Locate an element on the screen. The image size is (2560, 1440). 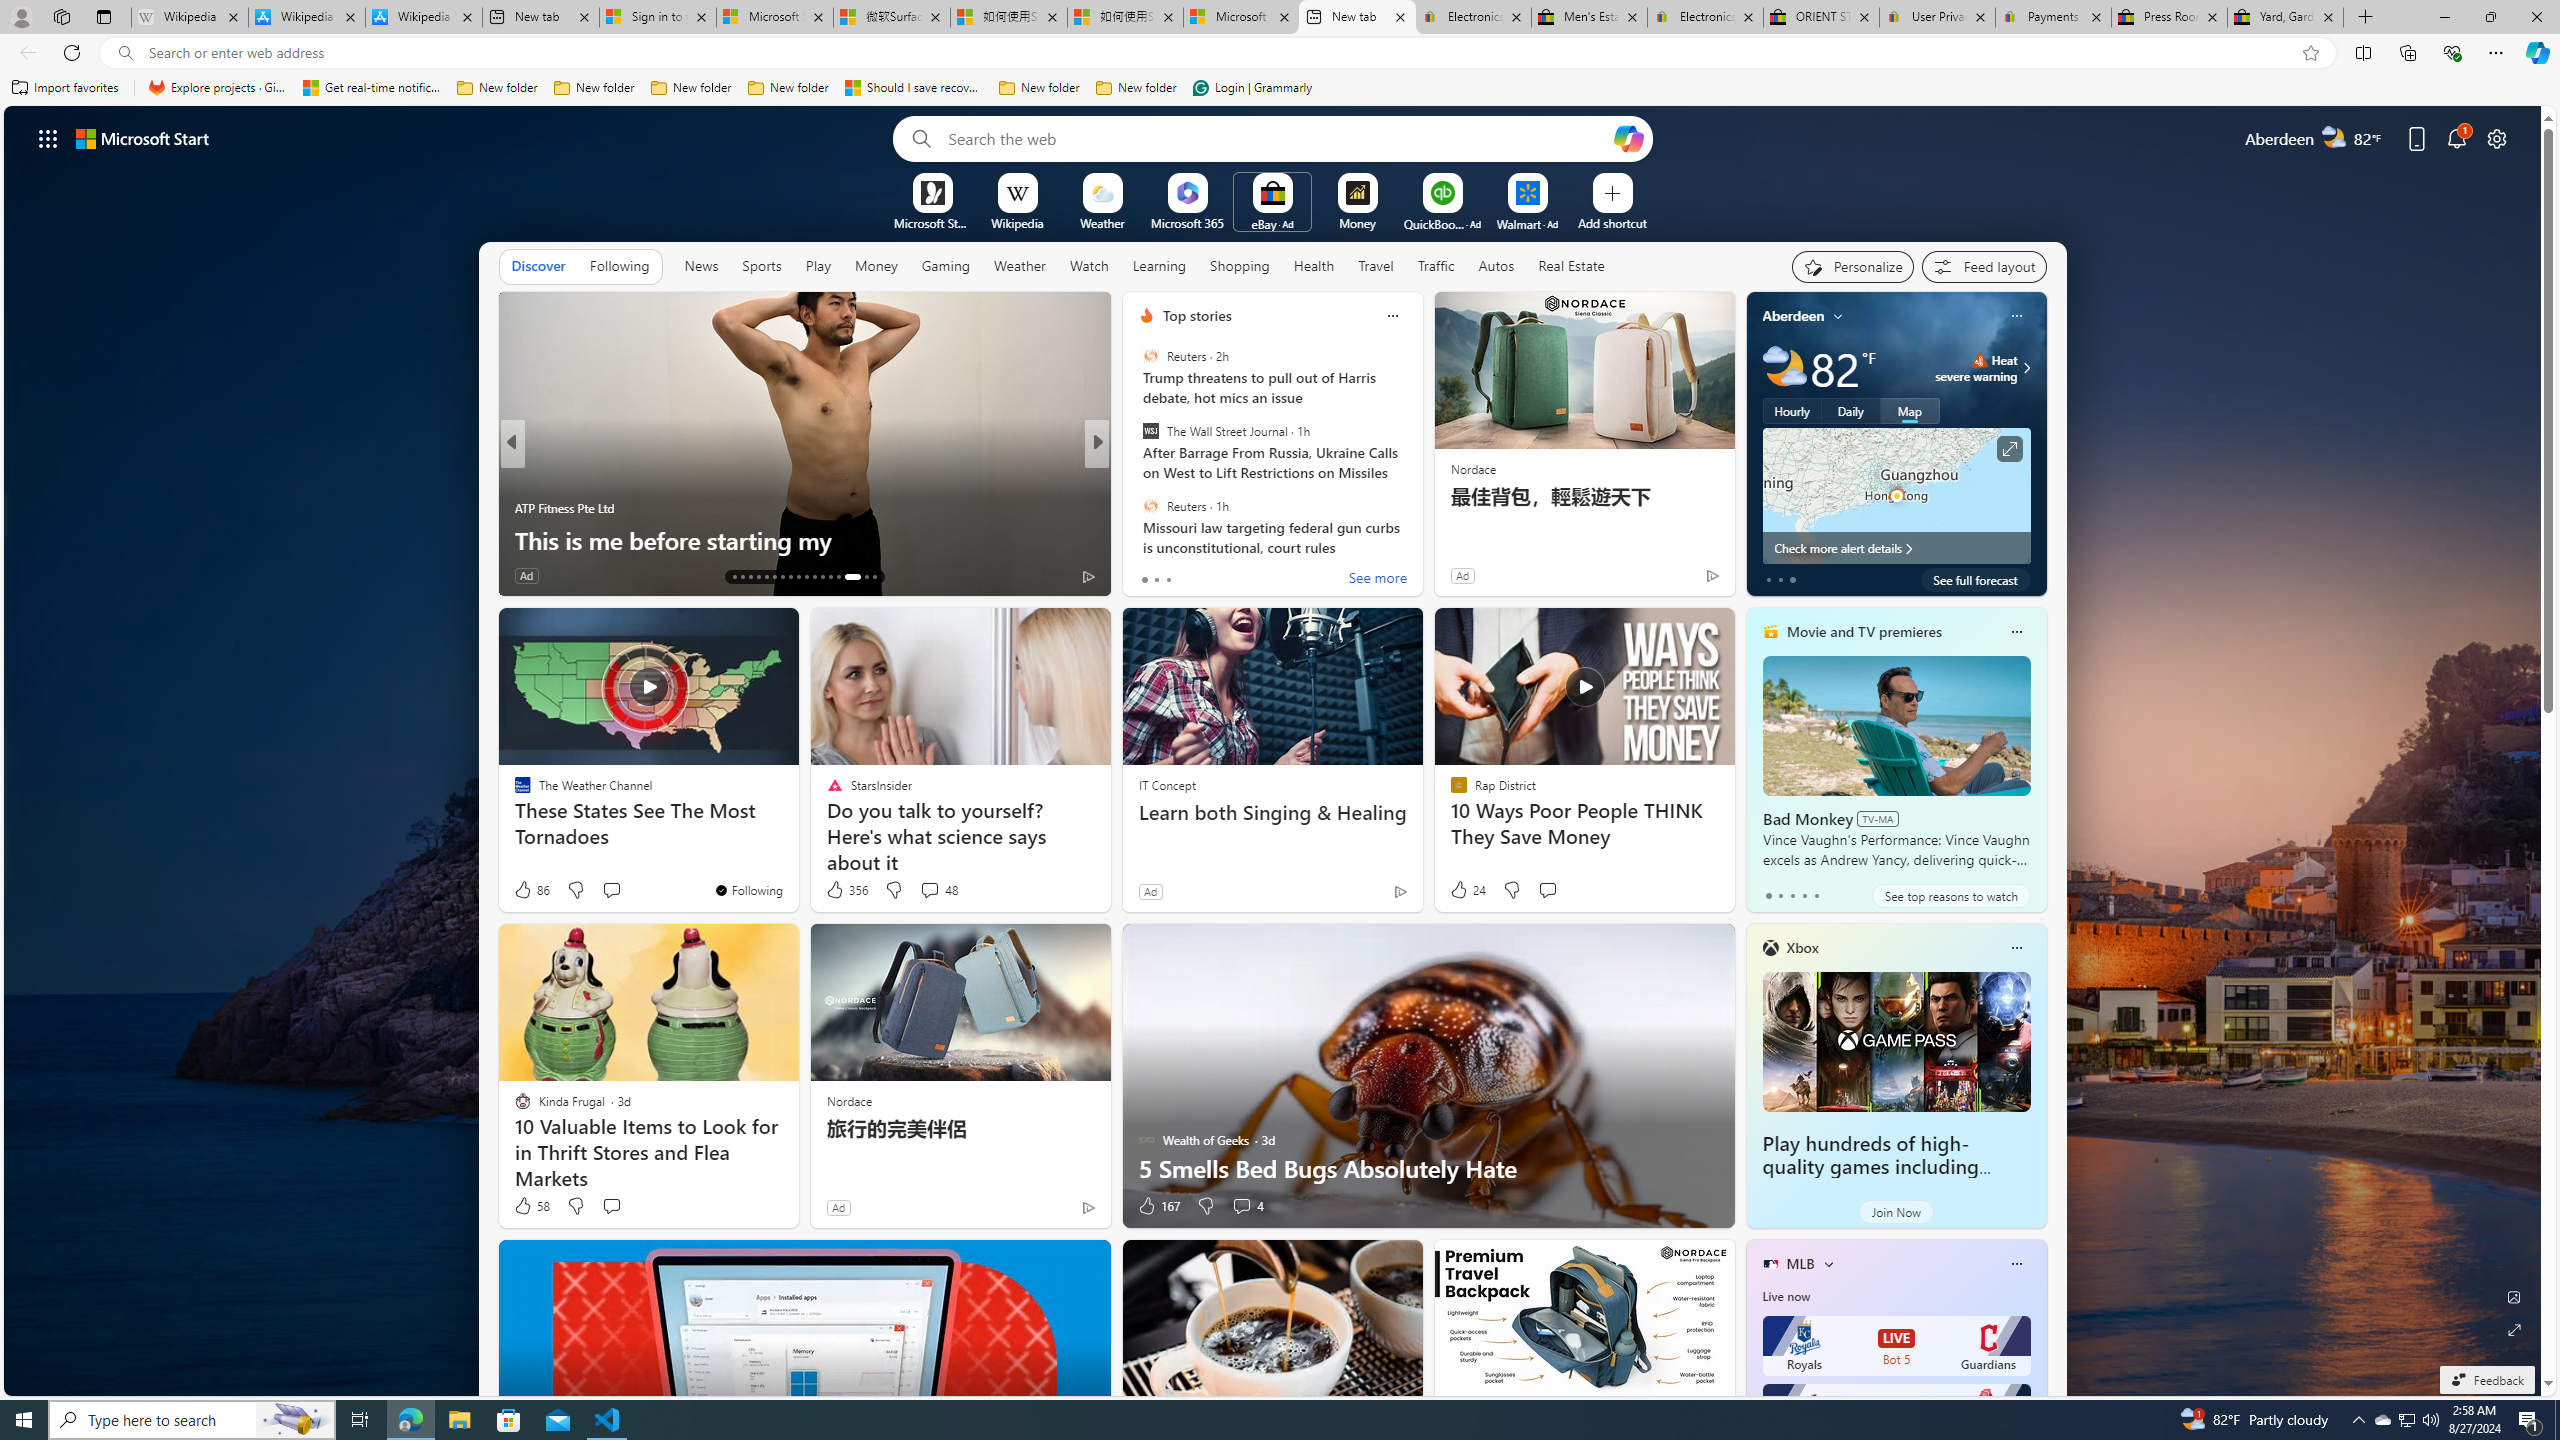
'GOBankingRates' is located at coordinates (1137, 474).